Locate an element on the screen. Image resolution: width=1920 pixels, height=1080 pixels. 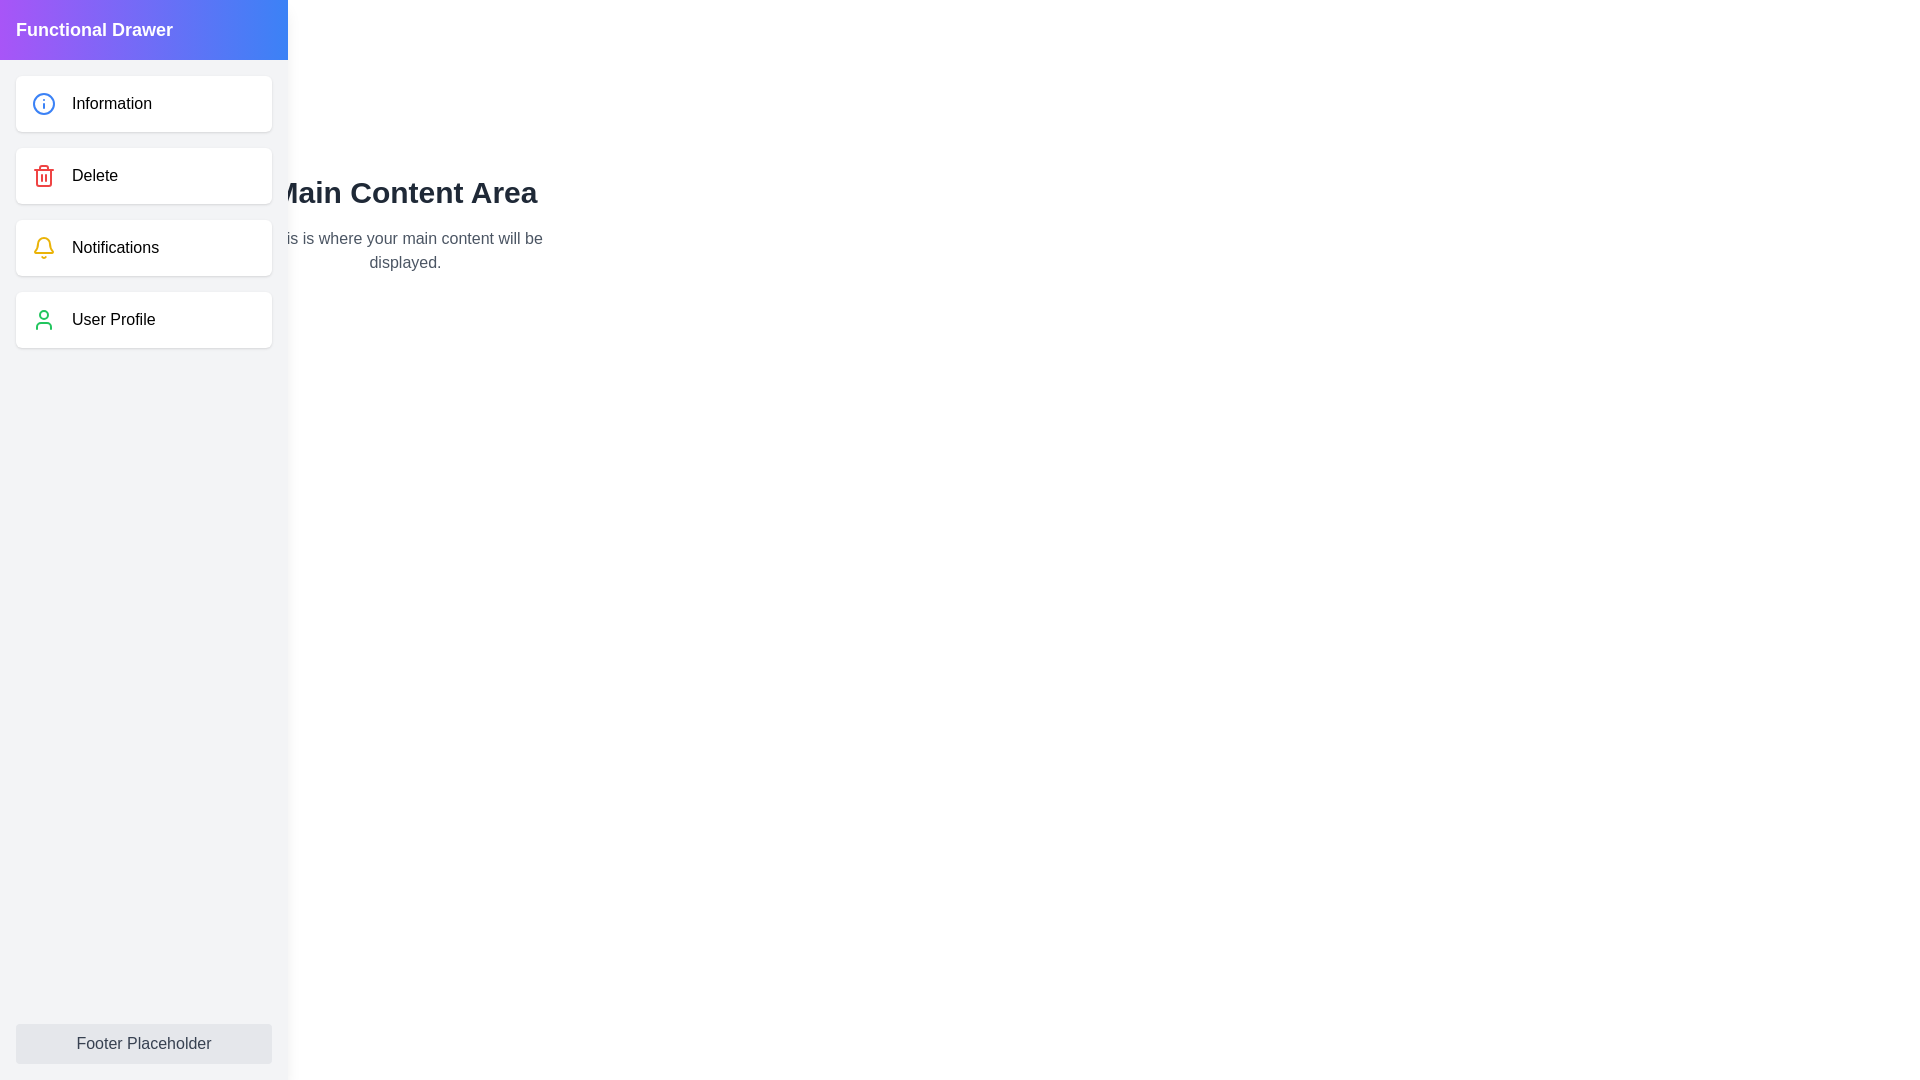
the 'User Profile' button, which is a rectangular button with a user icon and a white background that changes to light gray on hover is located at coordinates (143, 319).